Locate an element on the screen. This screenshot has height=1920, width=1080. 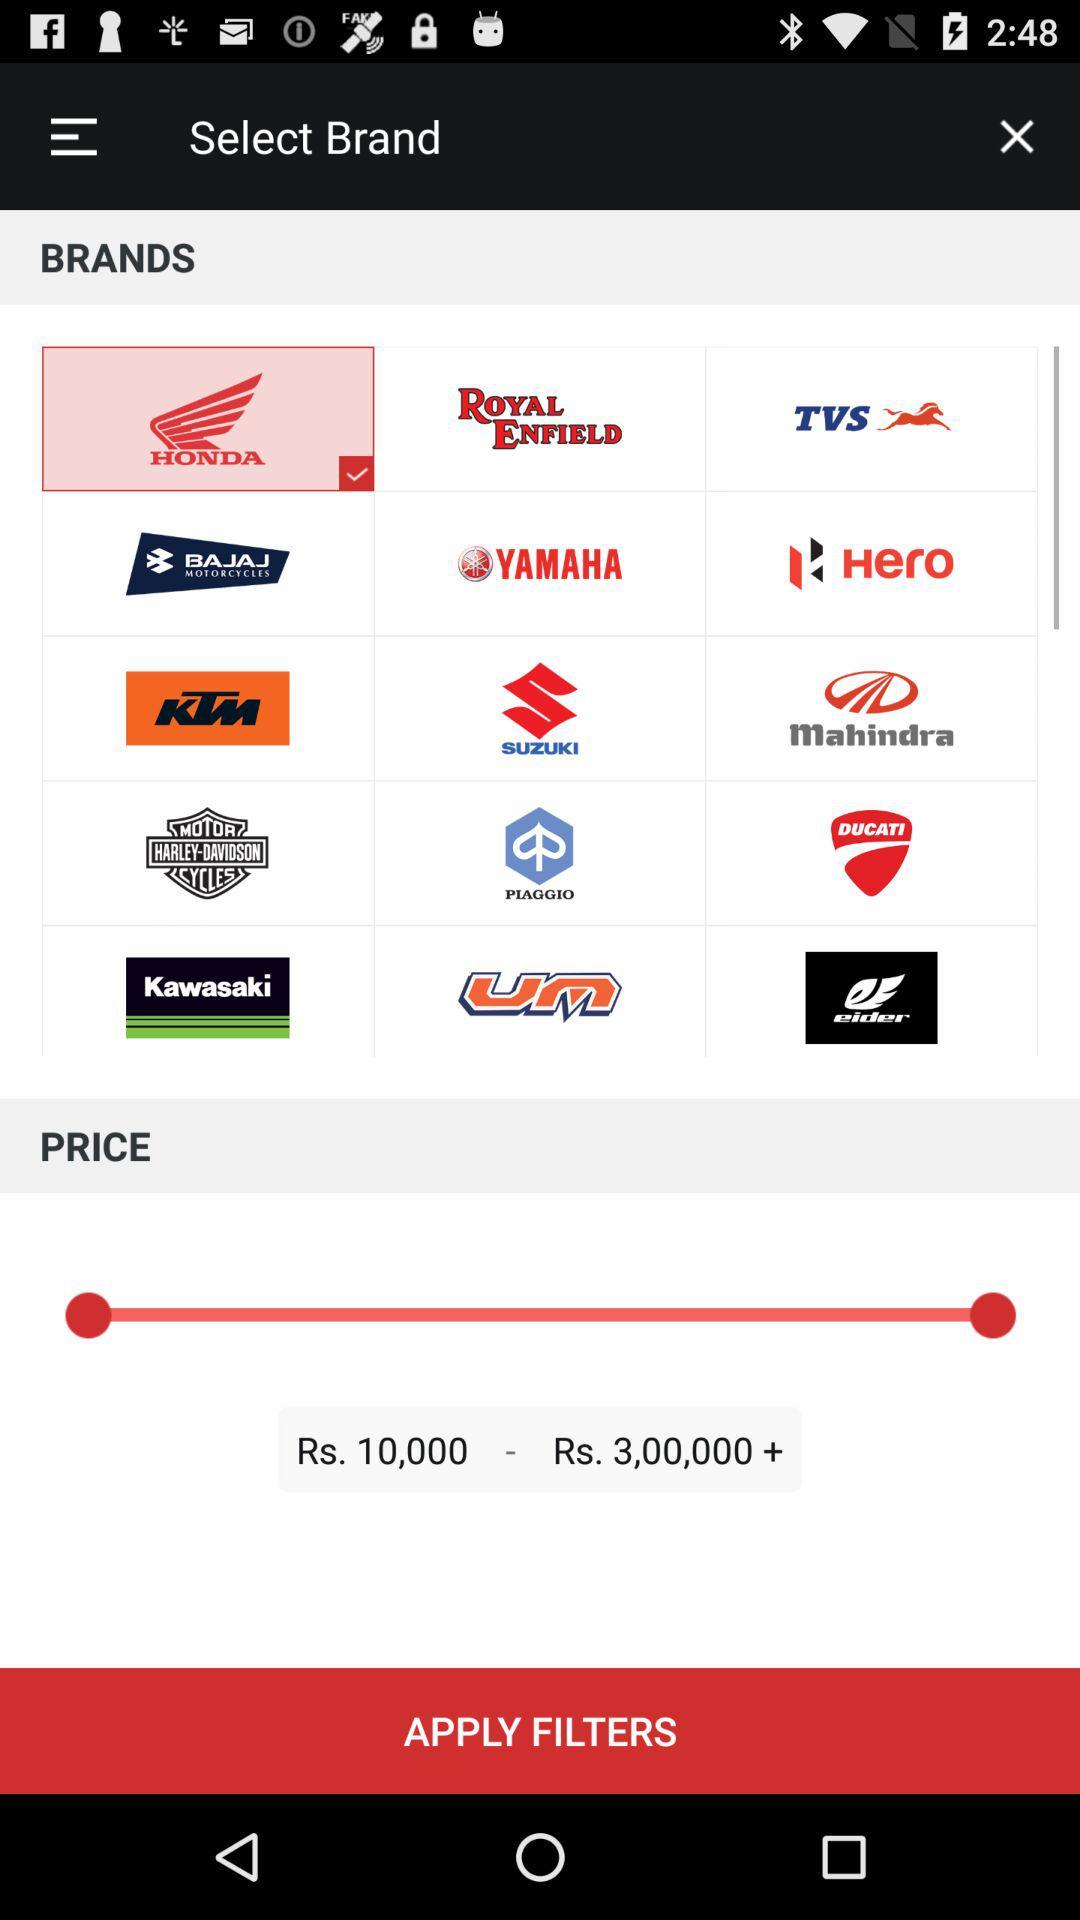
the last logo in the second row from the top is located at coordinates (870, 562).